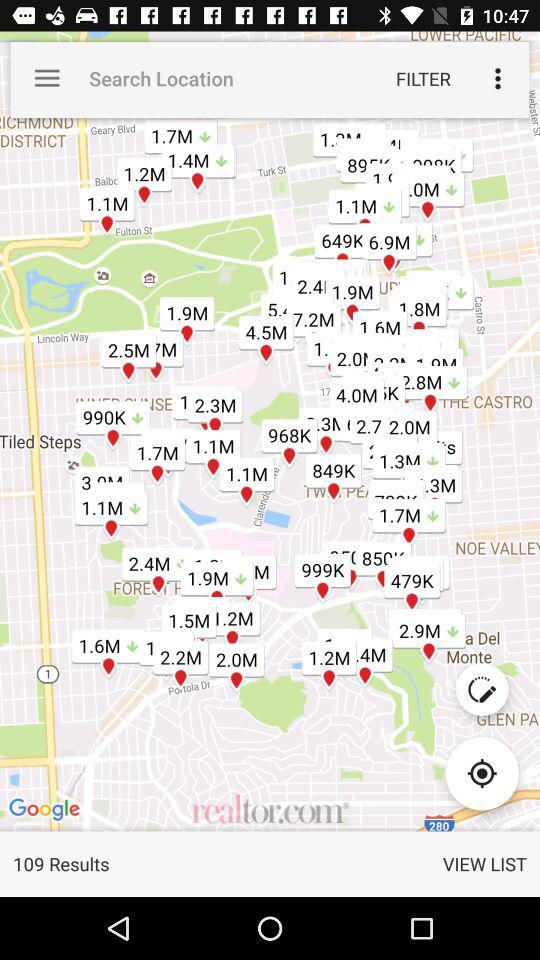 The width and height of the screenshot is (540, 960). Describe the element at coordinates (481, 689) in the screenshot. I see `the edit icon` at that location.